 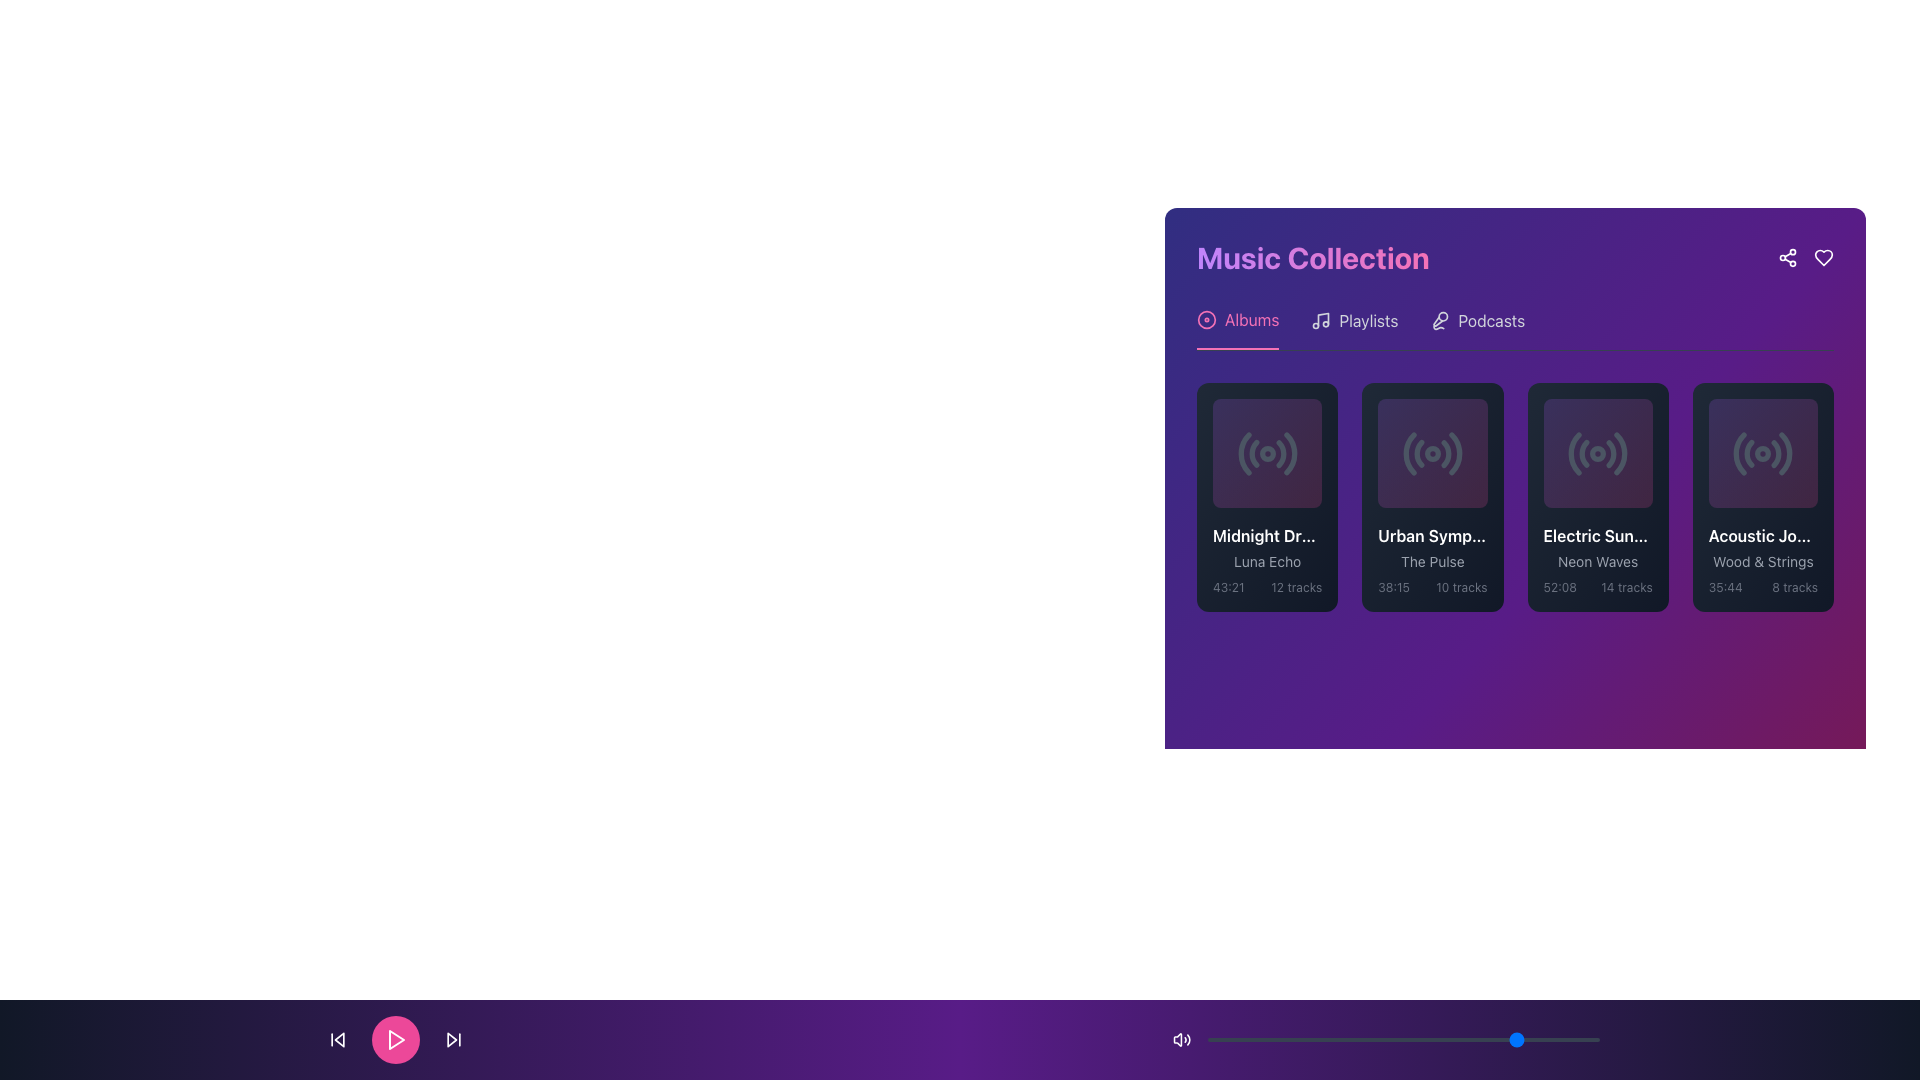 What do you see at coordinates (1461, 587) in the screenshot?
I see `the informational text label indicating the number of tracks available in the album or playlist for 'Urban Symphony - The Pulse', located at the bottom-right corner of the card` at bounding box center [1461, 587].